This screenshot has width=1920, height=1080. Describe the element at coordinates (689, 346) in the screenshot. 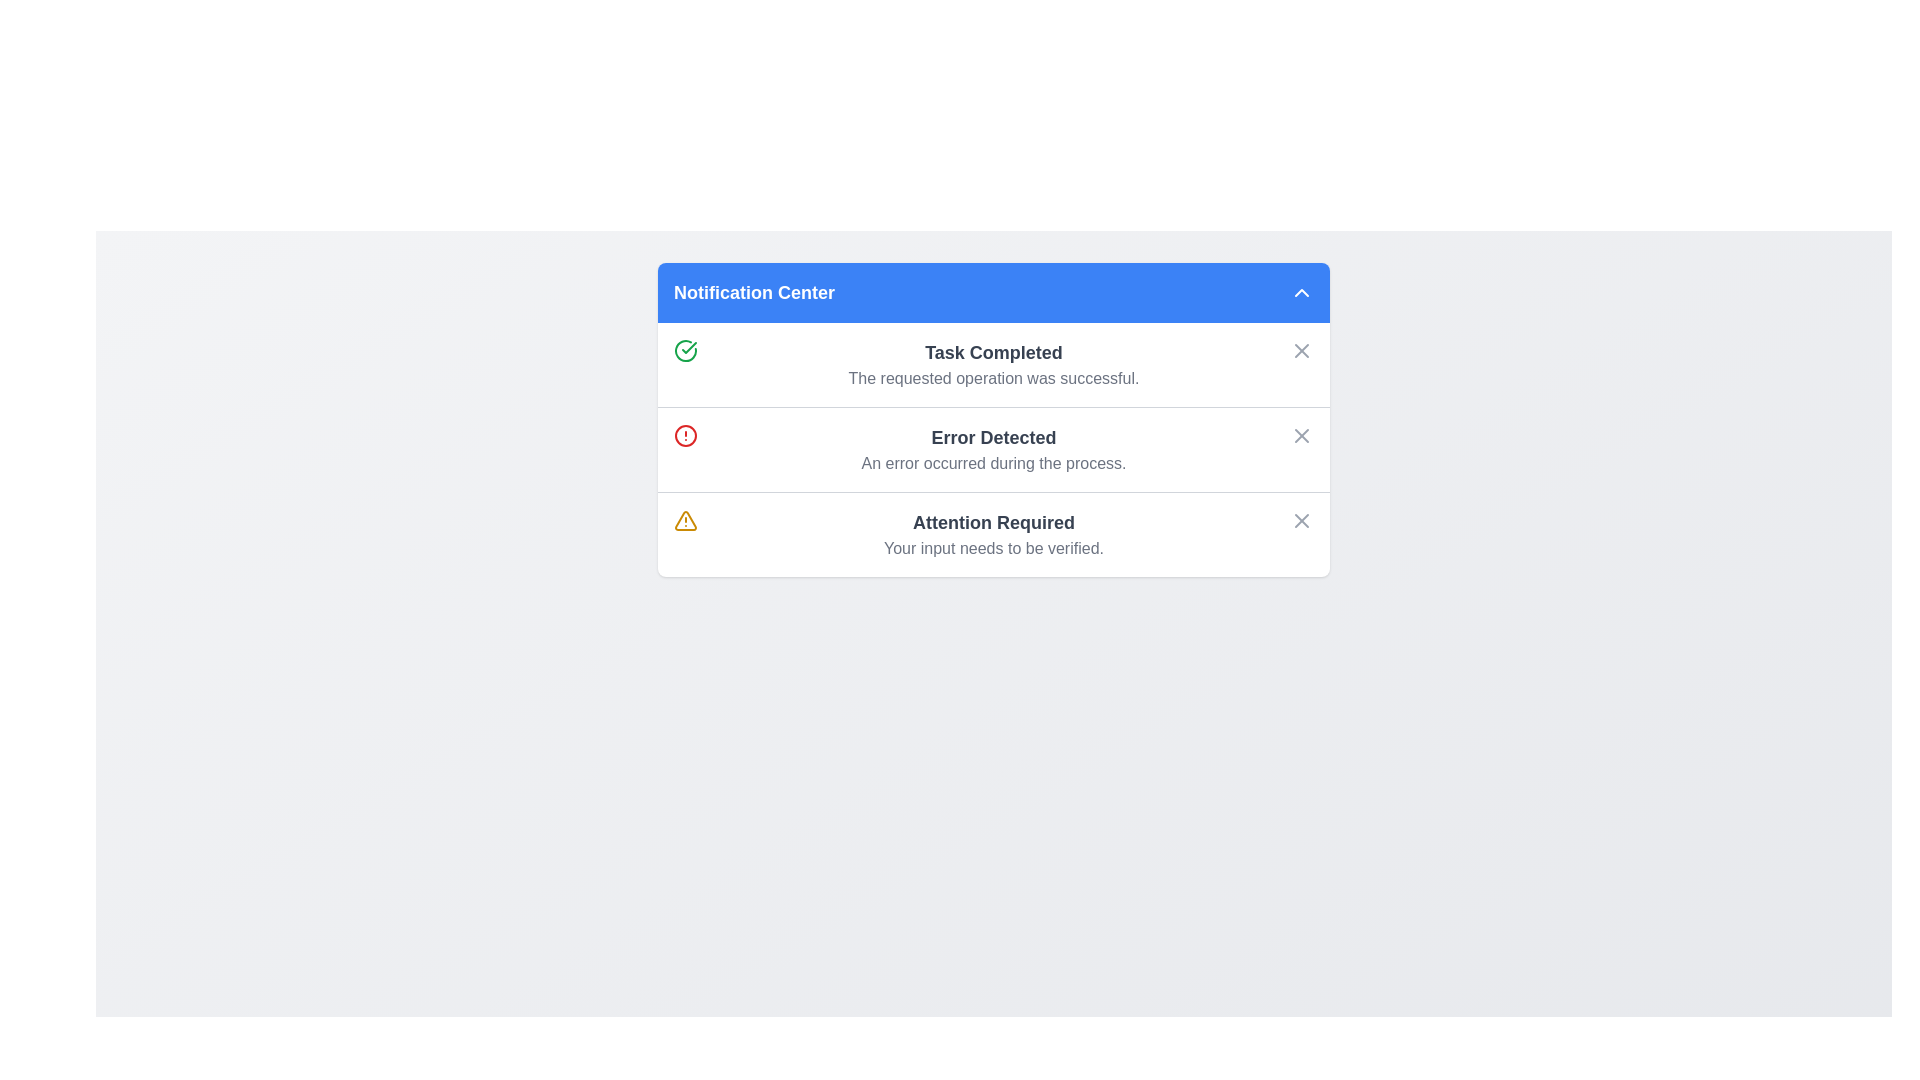

I see `the green check mark icon in the notification center that indicates success, located to the left of the 'Task Completed' text` at that location.